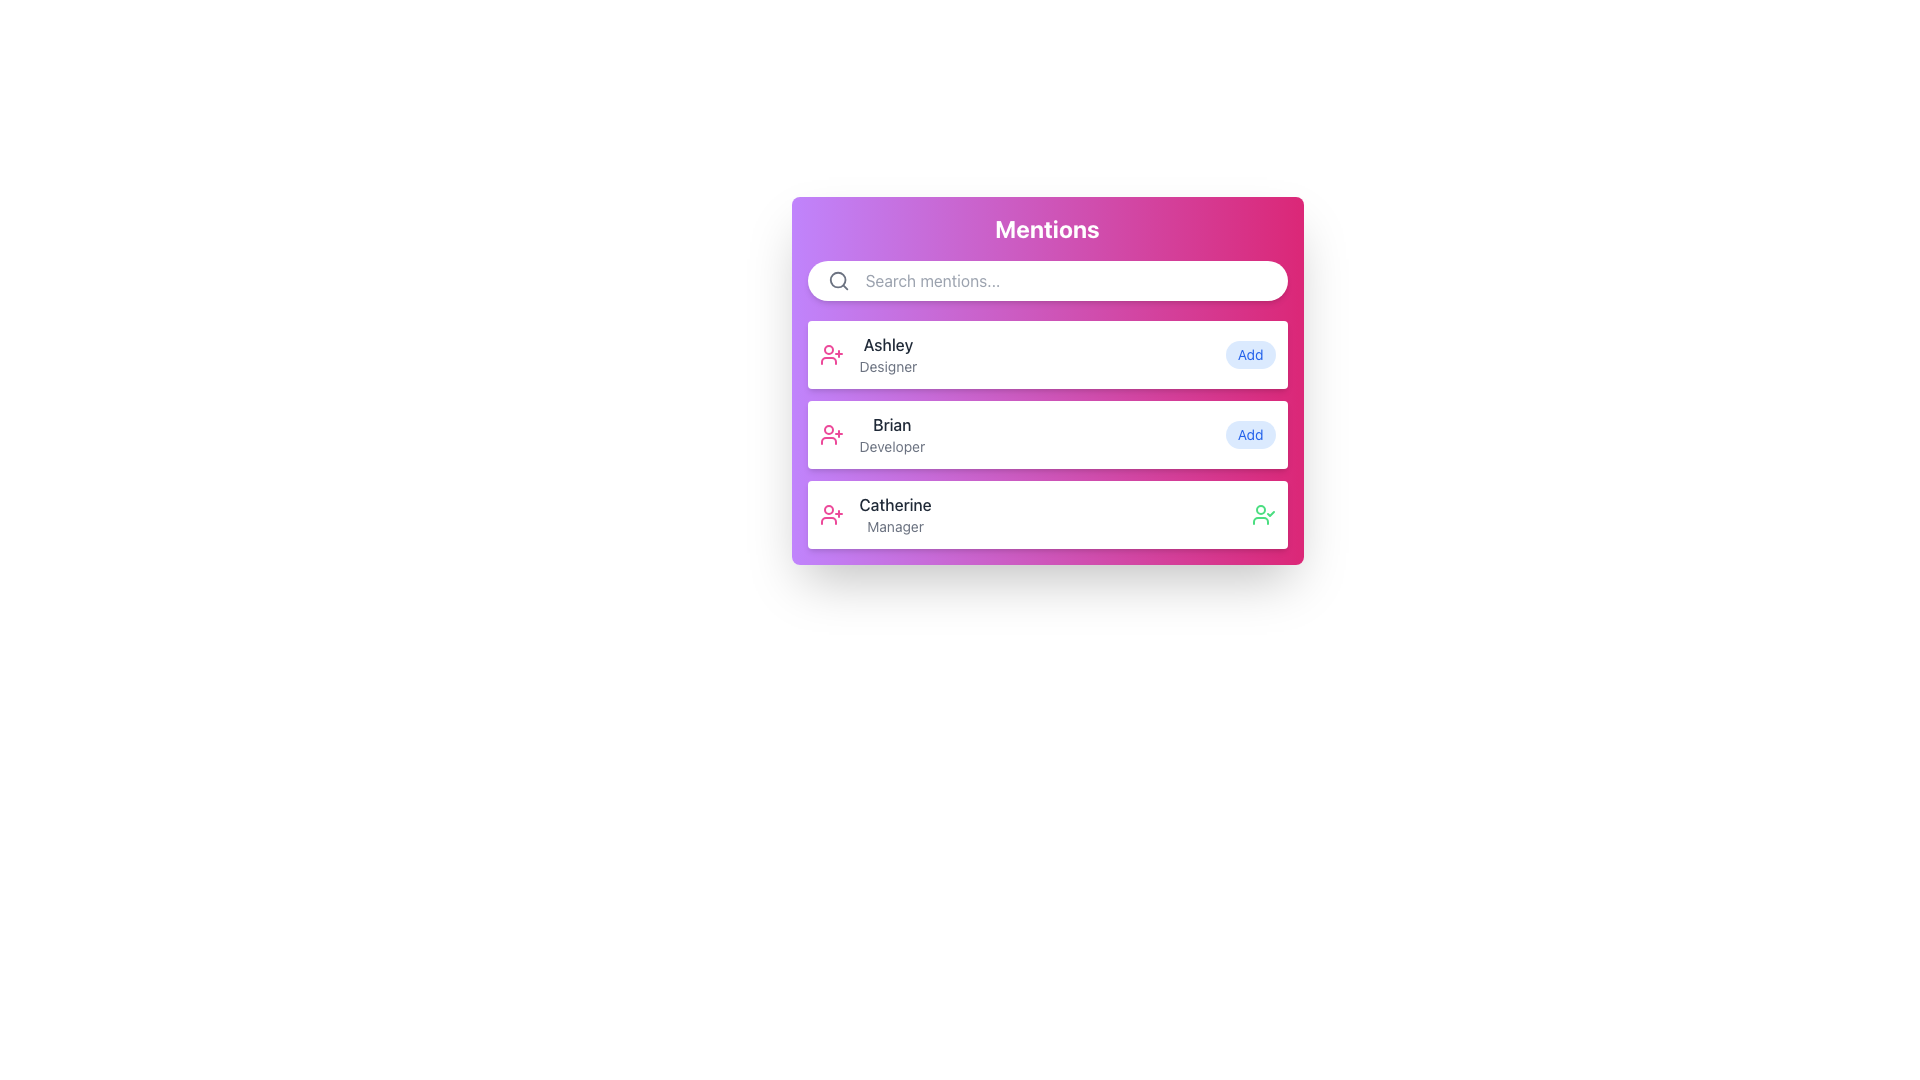  I want to click on the text label displaying 'Ashley' in bold, dark gray font, so click(887, 353).